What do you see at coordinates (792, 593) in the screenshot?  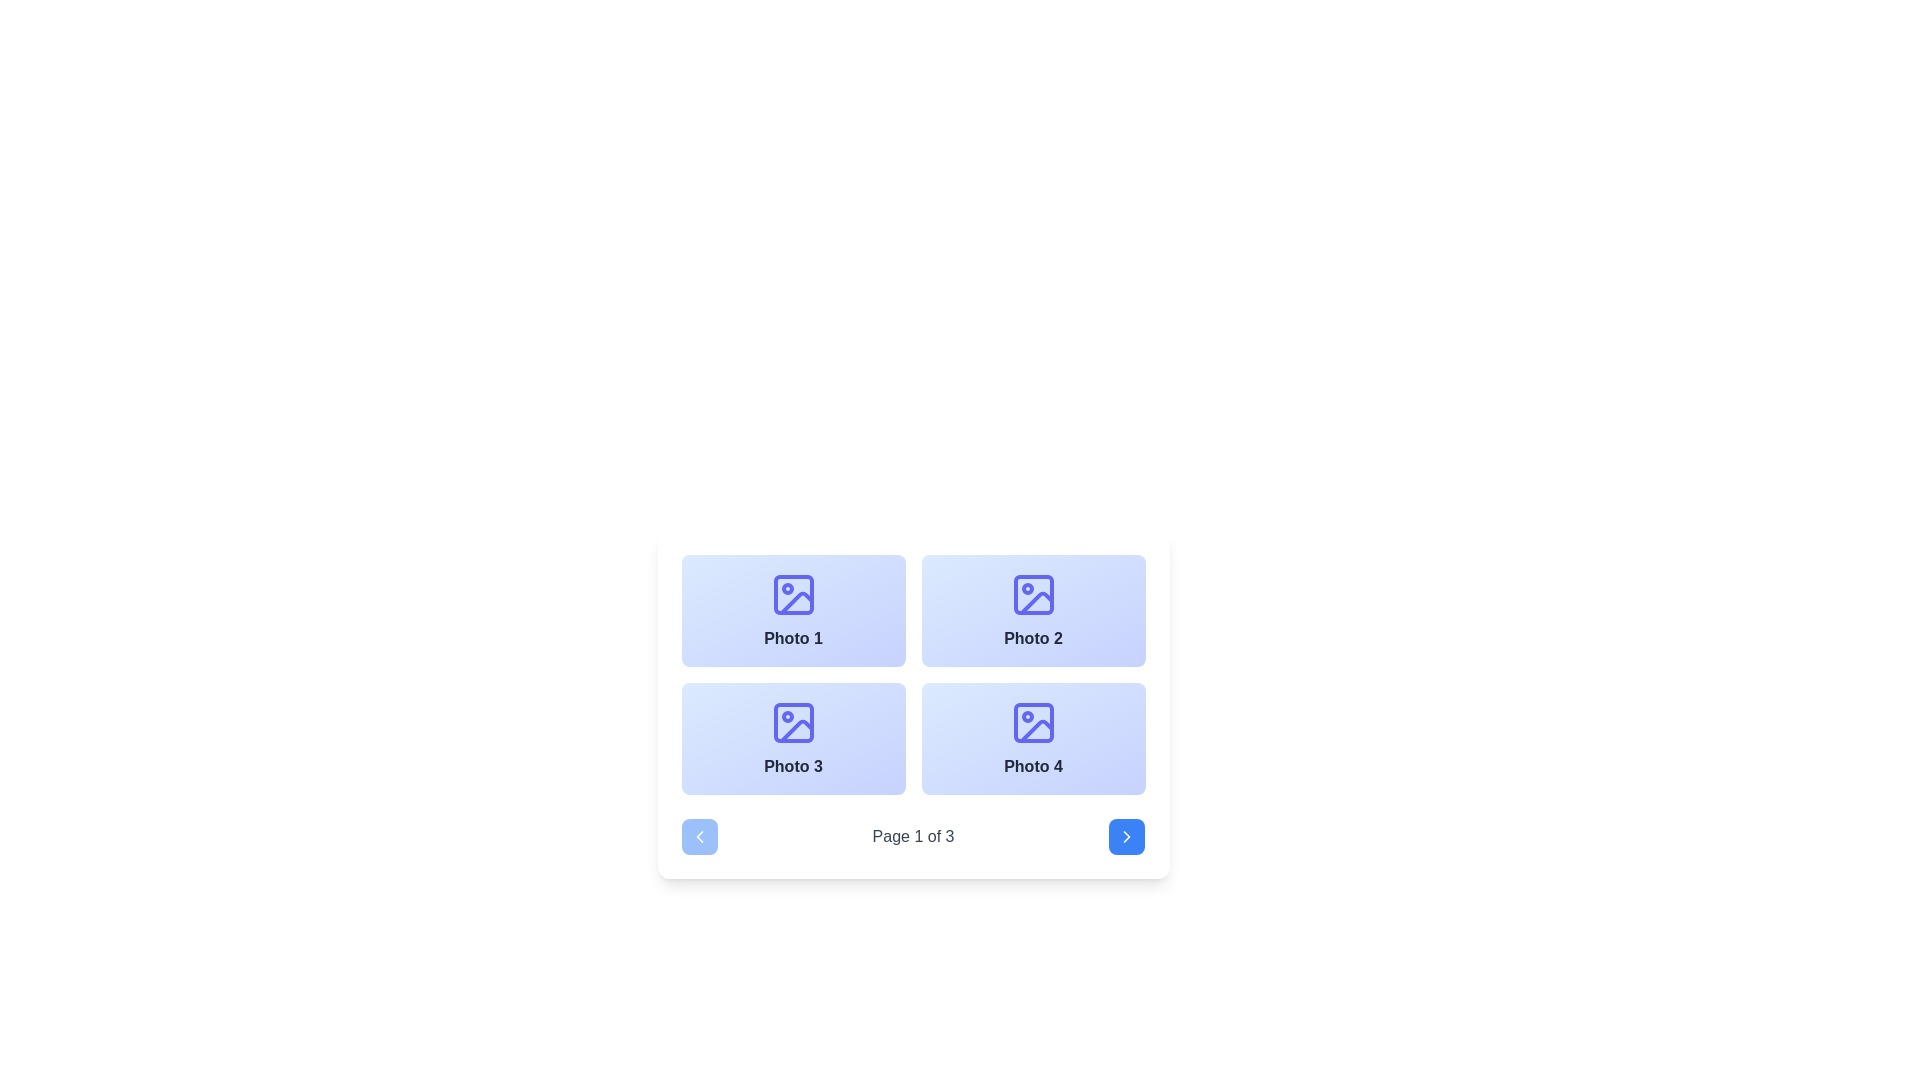 I see `the compact SVG icon representing an image, which is styled with a rounded rectangle, a small circle, and a diagonal line, located in the first card labeled 'Photo 1' in the upper-left quadrant of the interface` at bounding box center [792, 593].